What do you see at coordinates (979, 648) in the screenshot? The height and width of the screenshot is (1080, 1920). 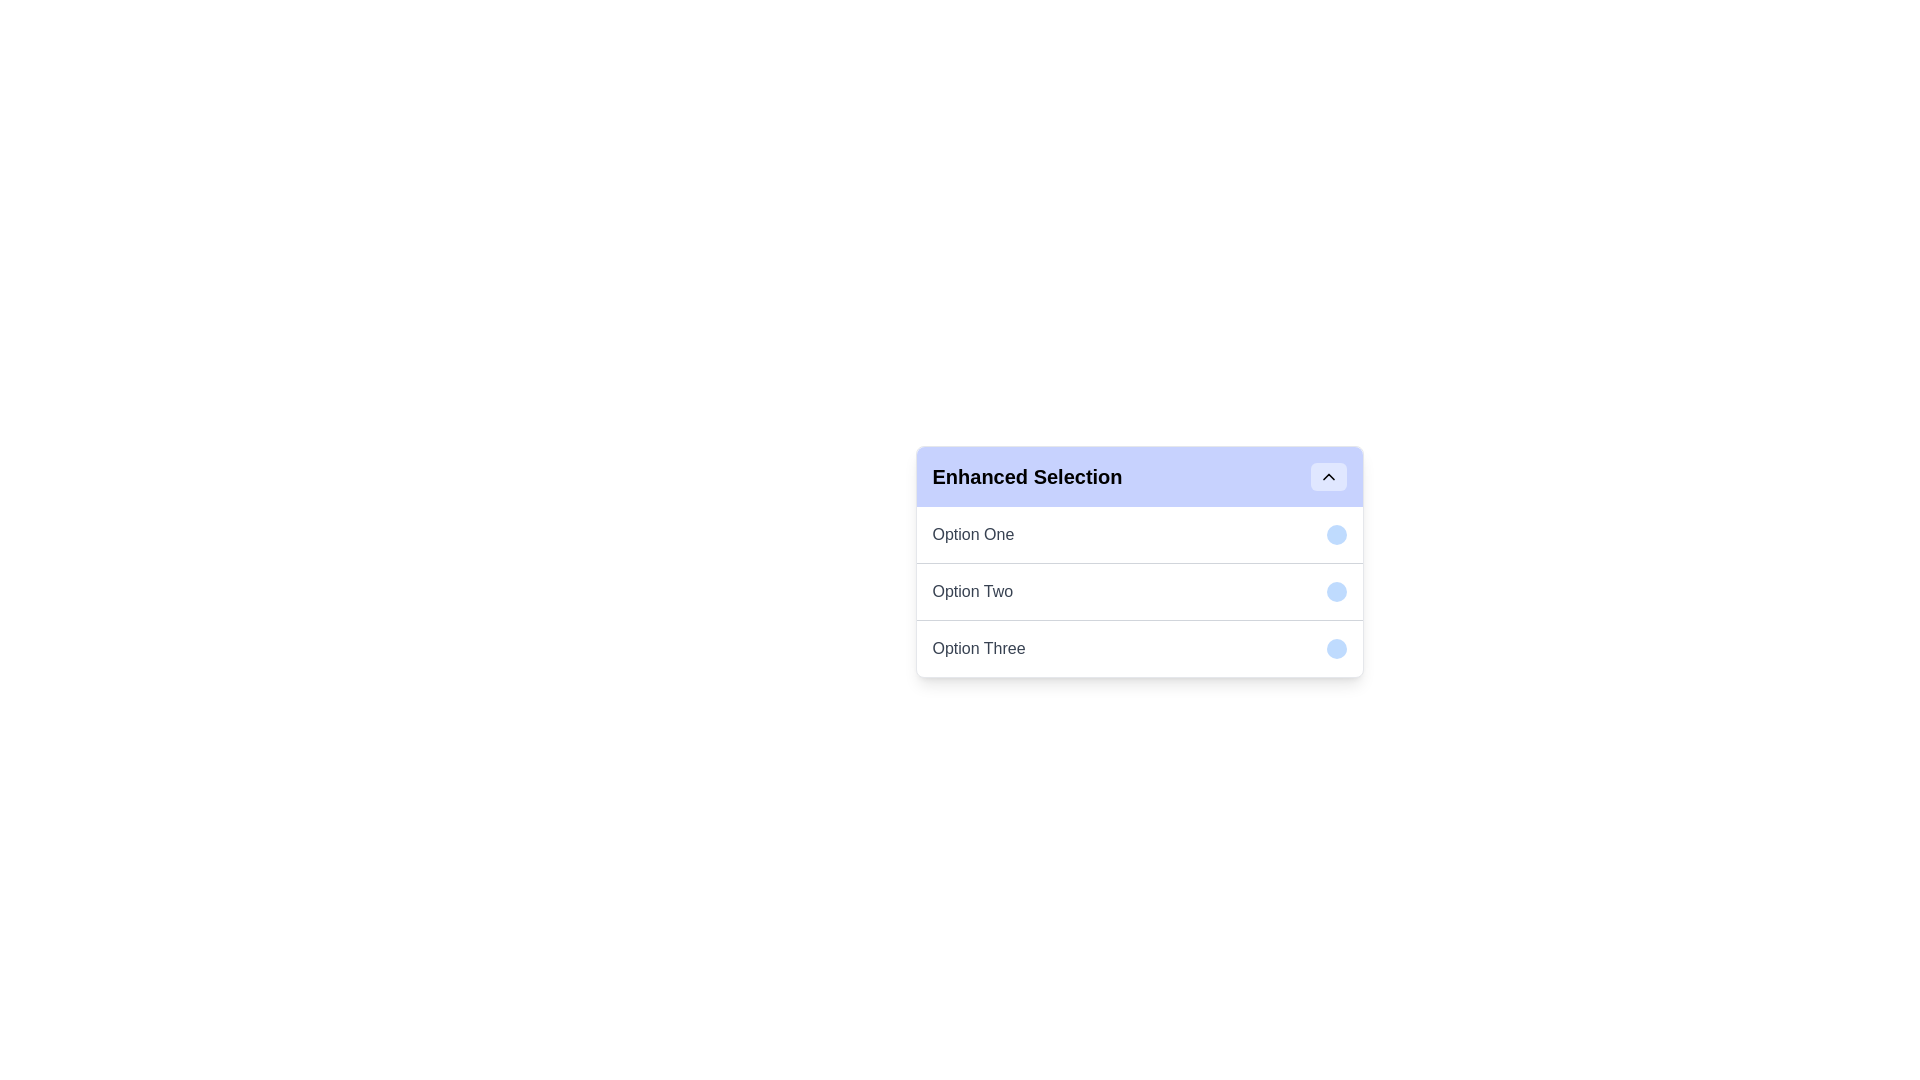 I see `text label displaying 'Option Three', which is part of a vertical list under the title 'Enhanced Selection'` at bounding box center [979, 648].